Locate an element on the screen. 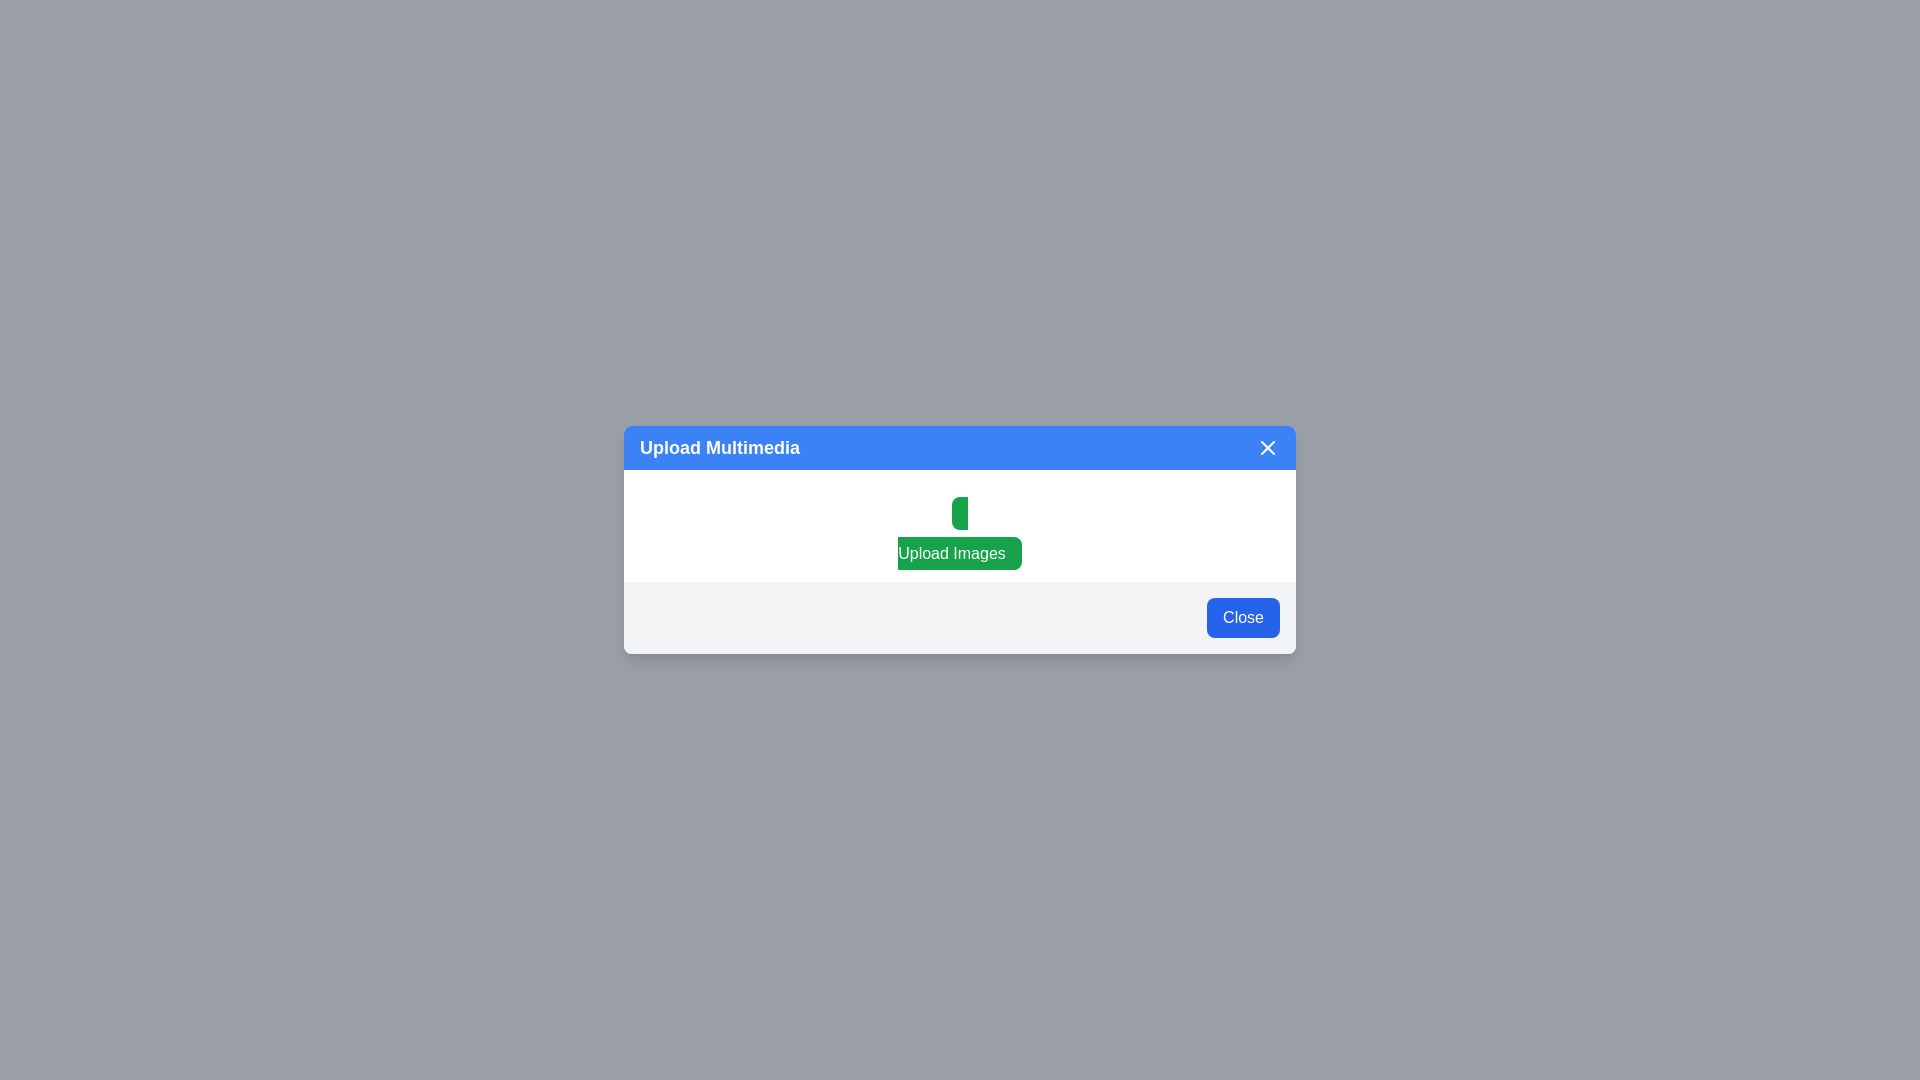  the close icon located in the top-right corner of the modal is located at coordinates (1266, 446).